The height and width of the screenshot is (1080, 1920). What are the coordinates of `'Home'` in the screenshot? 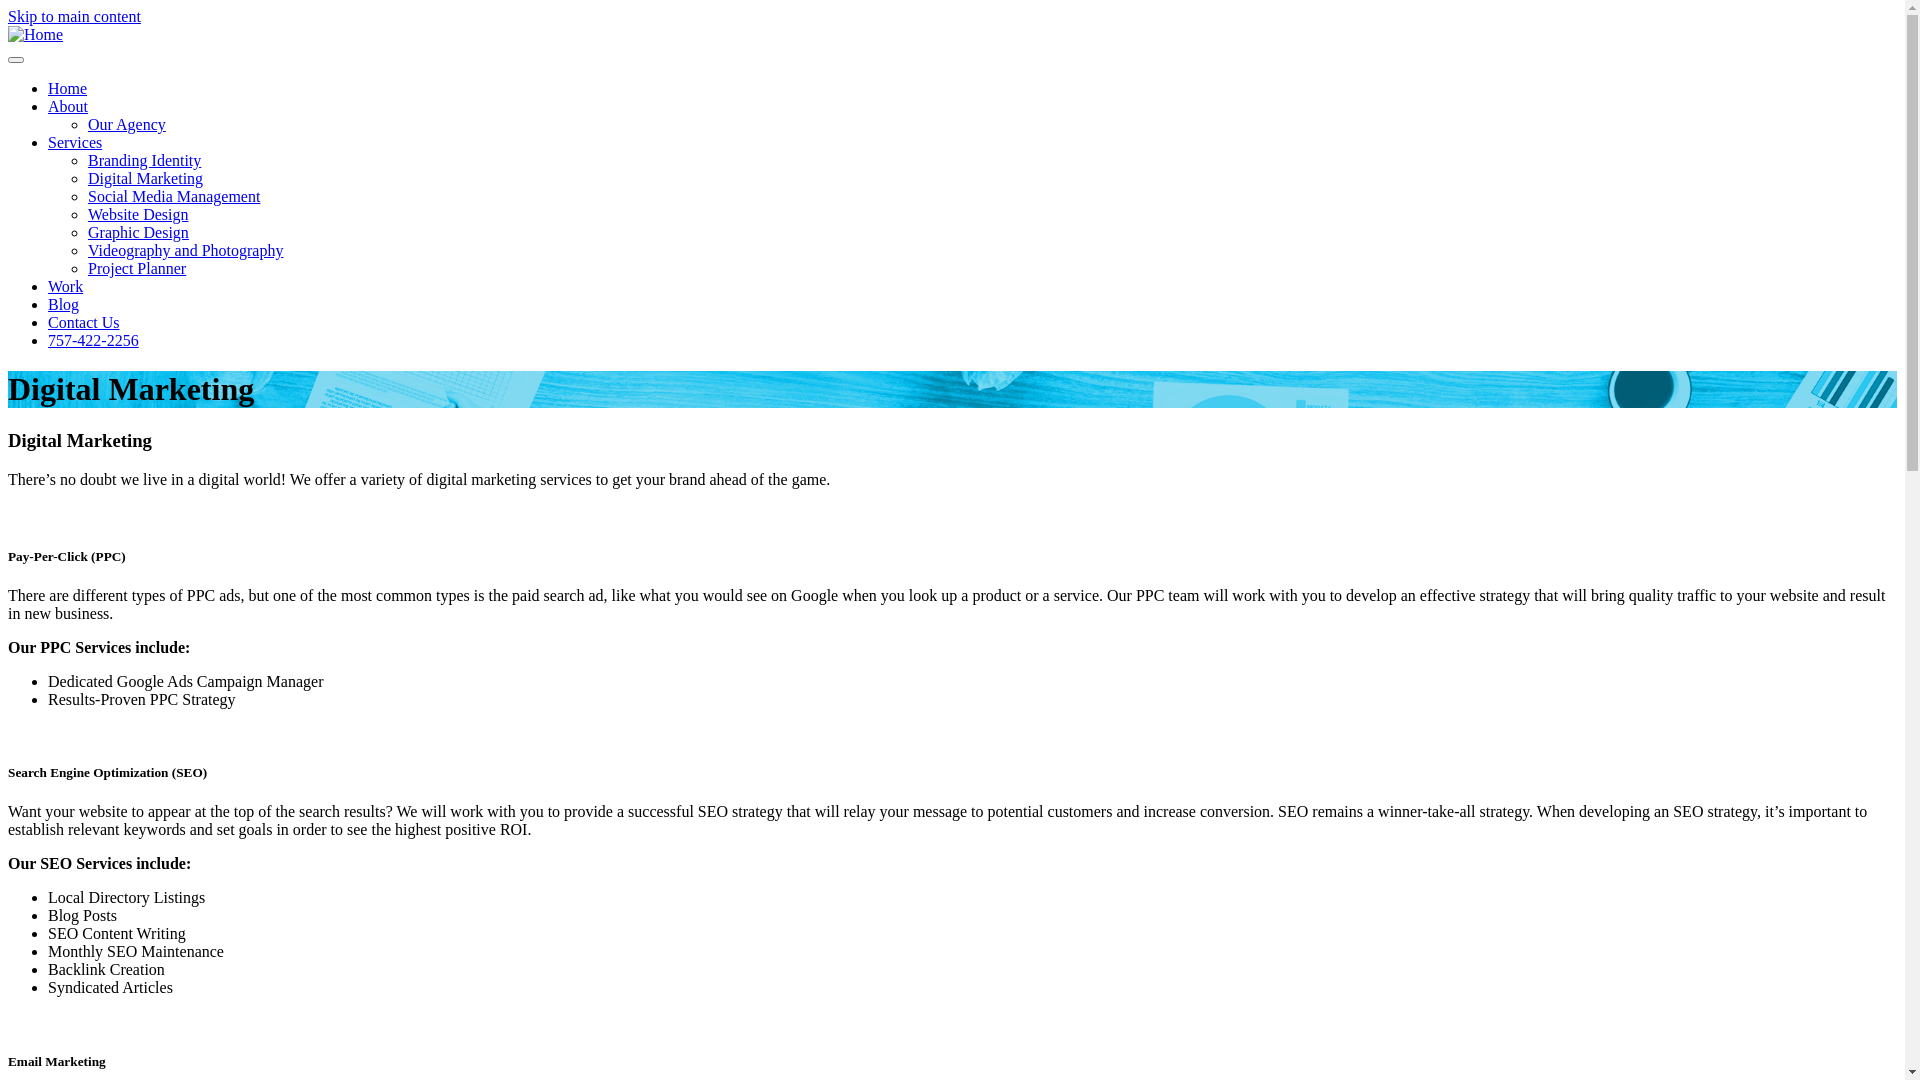 It's located at (35, 34).